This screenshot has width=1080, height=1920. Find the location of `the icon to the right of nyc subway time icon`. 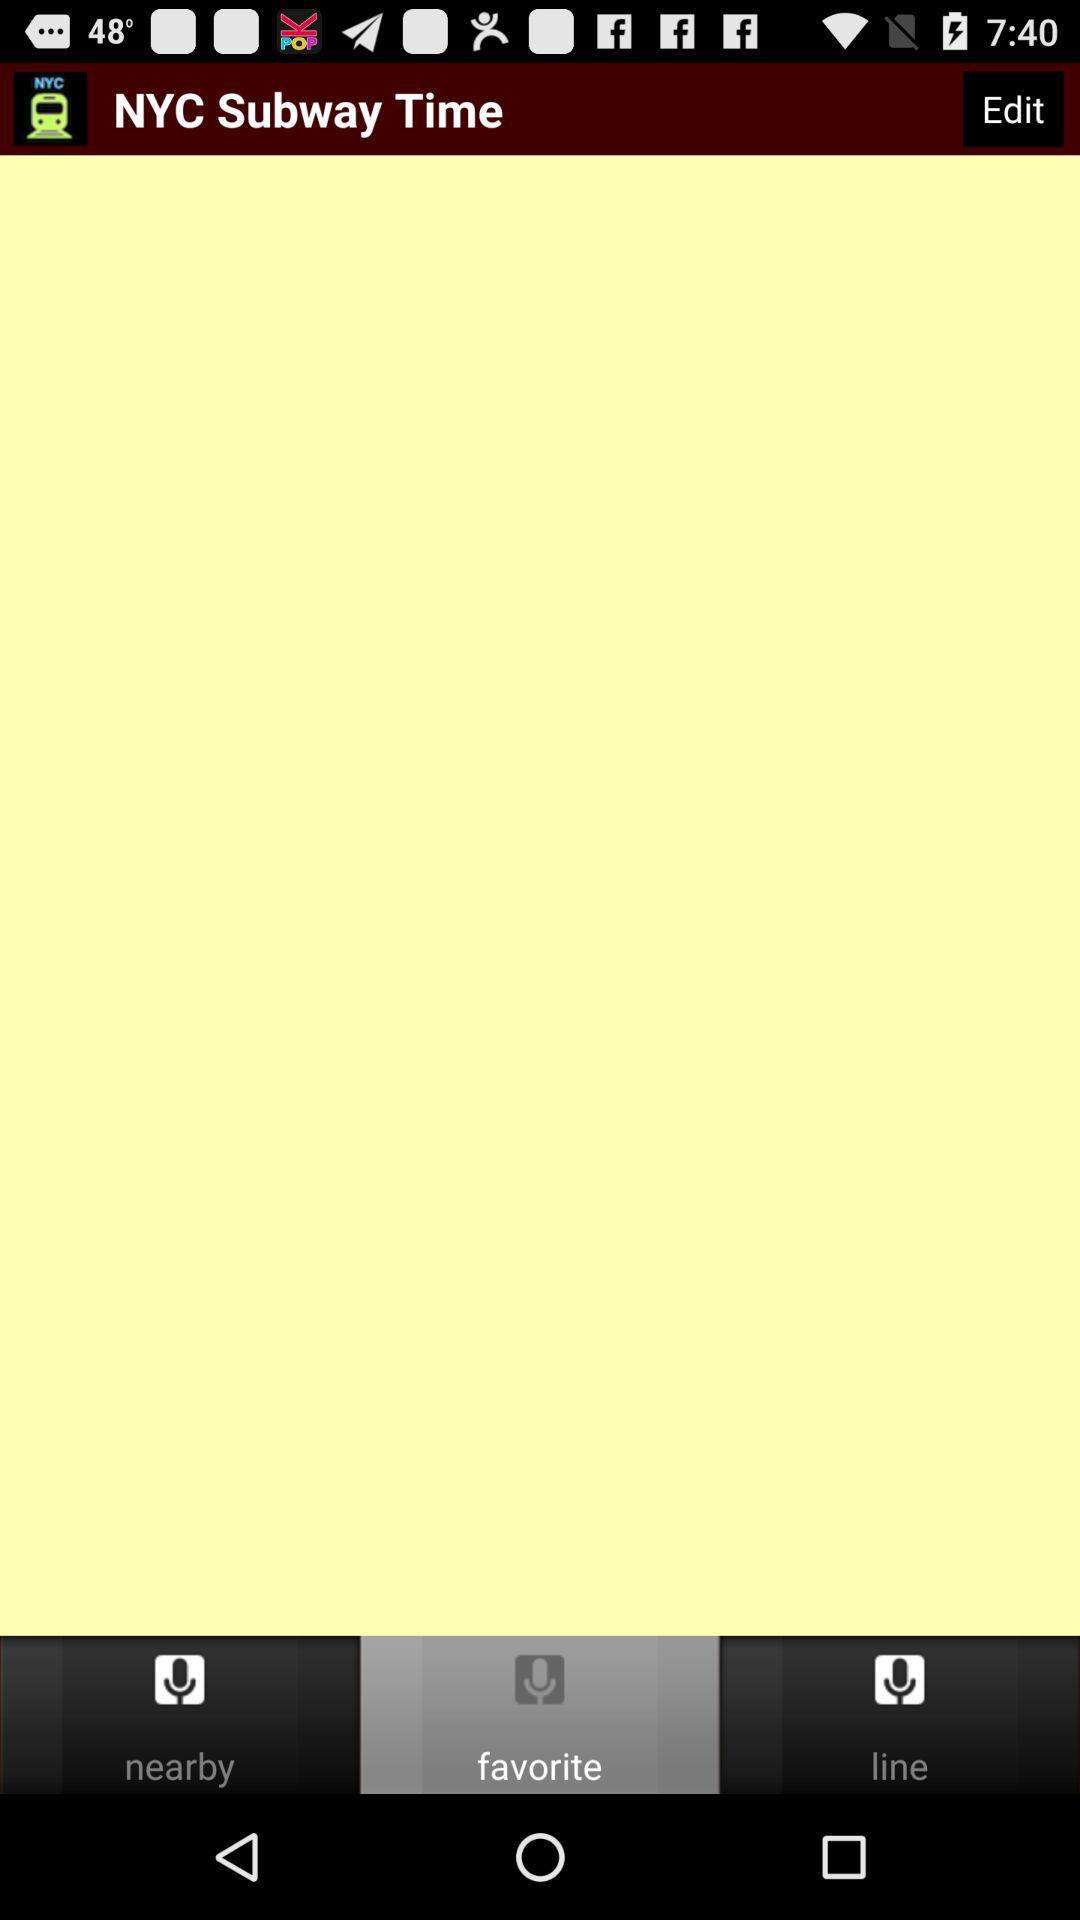

the icon to the right of nyc subway time icon is located at coordinates (1013, 108).